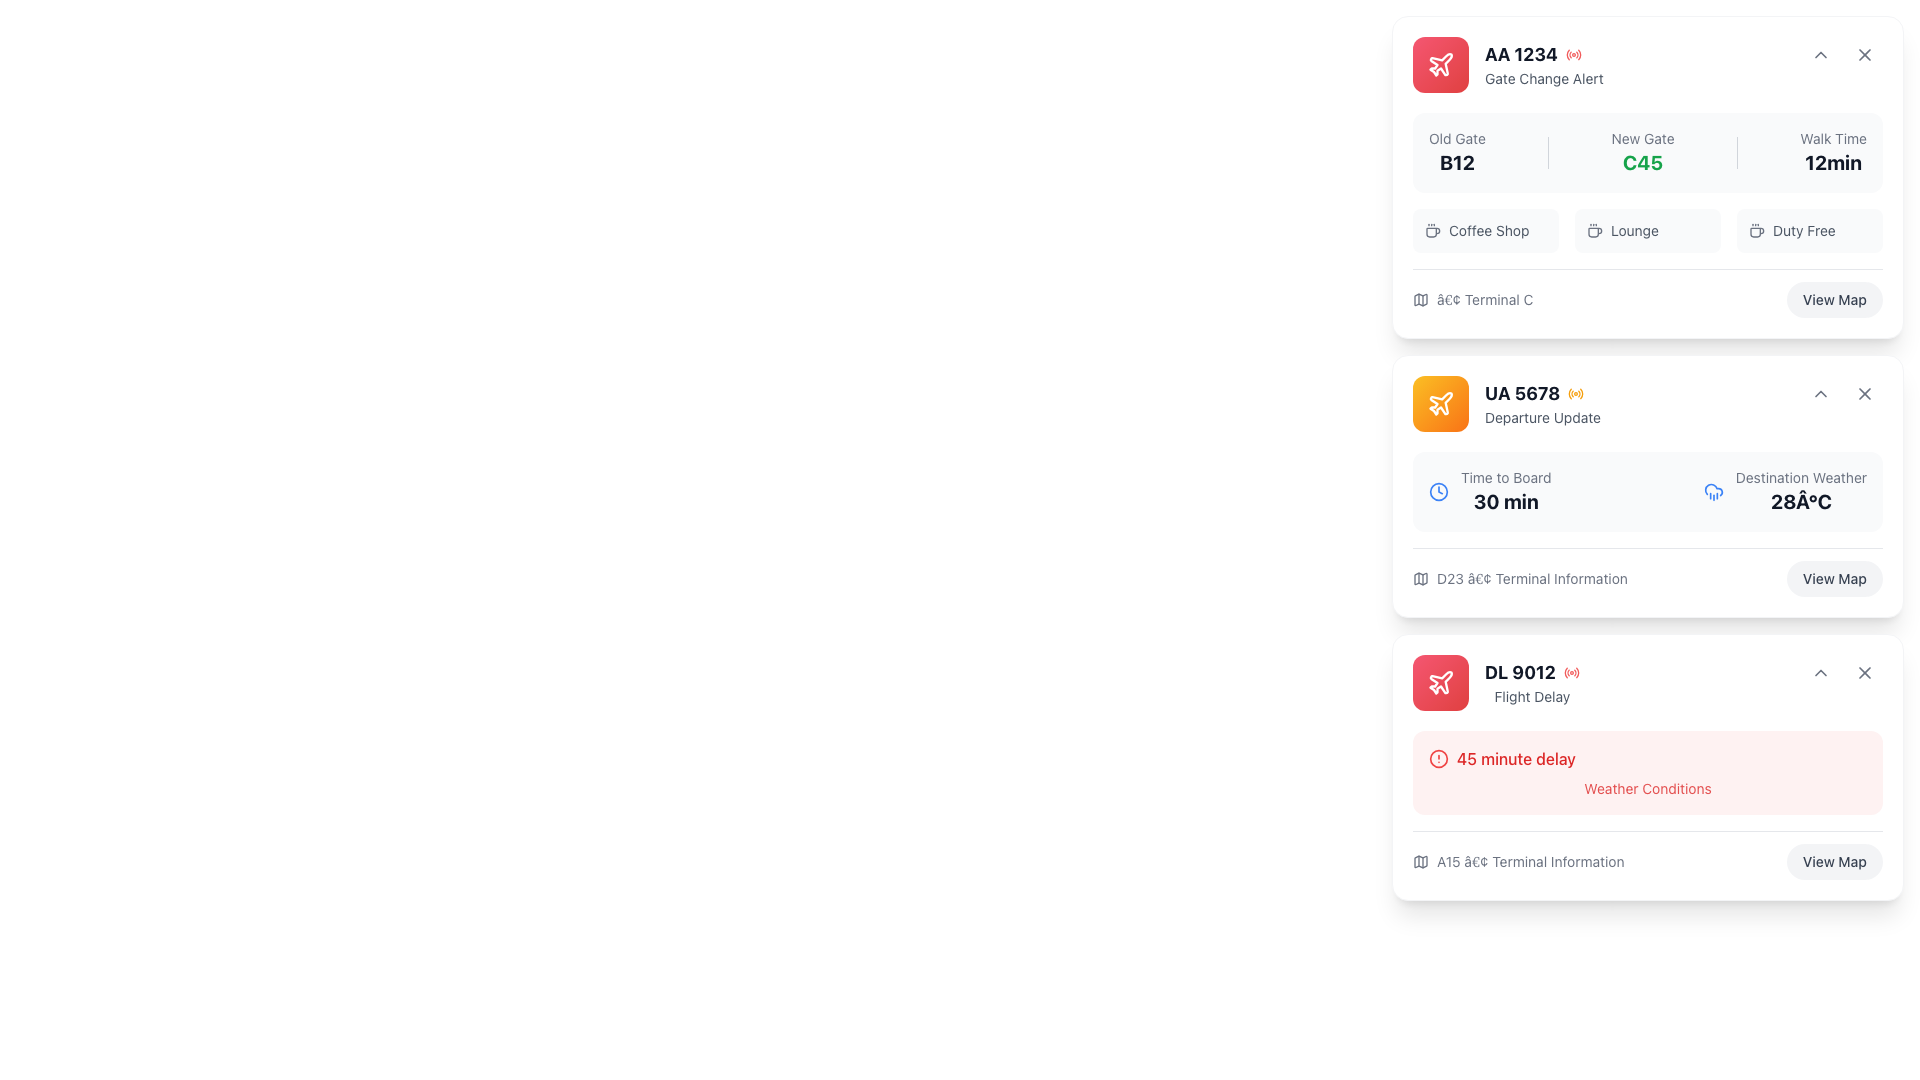 The height and width of the screenshot is (1080, 1920). What do you see at coordinates (1496, 681) in the screenshot?
I see `the informational component displaying a red square icon with a white airplane symbol, bold black text 'DL 9012', and smaller gray text 'Flight Delay' located at the bottommost position in a vertical stack of cards` at bounding box center [1496, 681].